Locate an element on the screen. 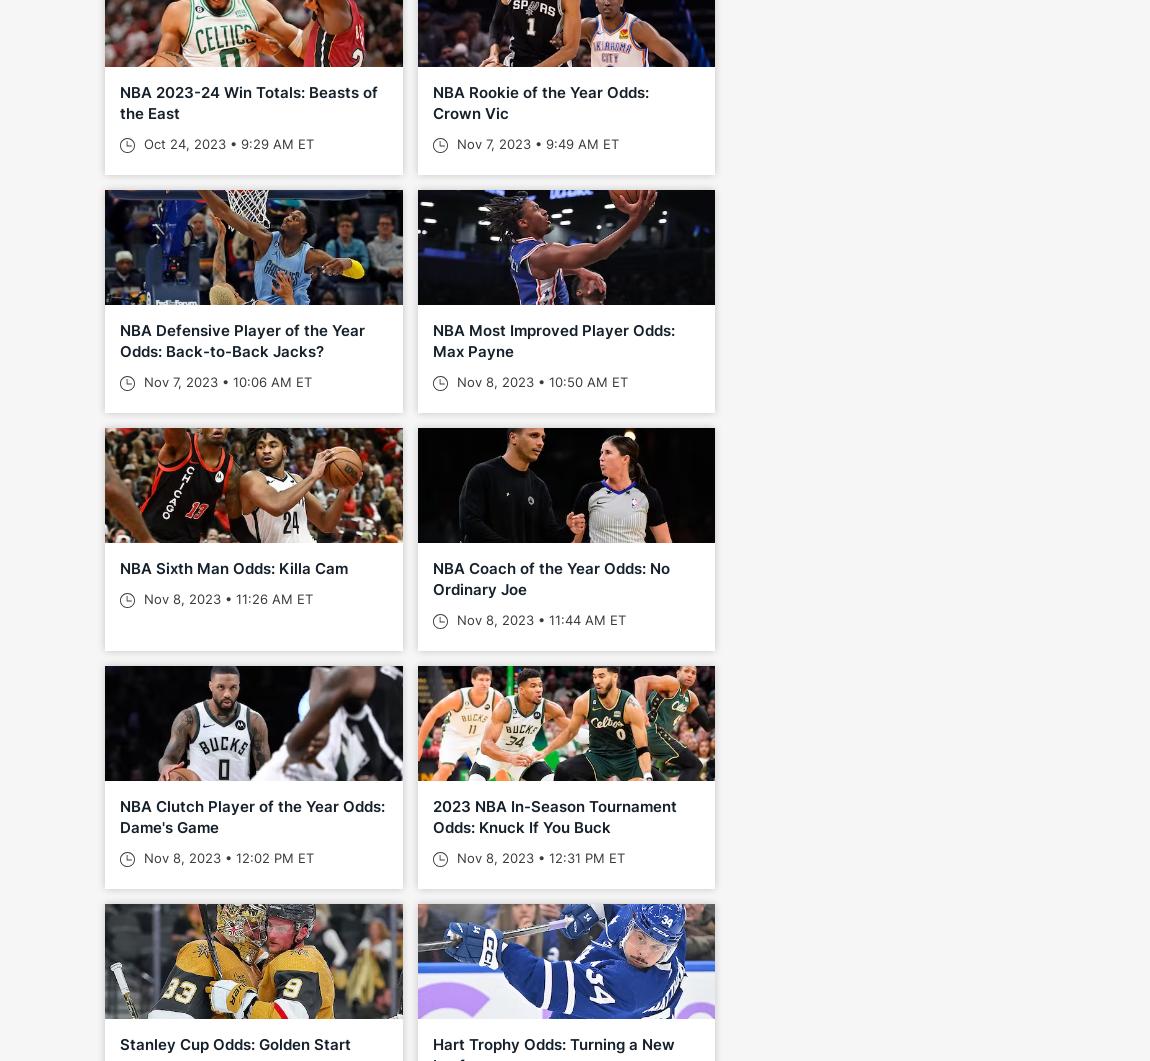 Image resolution: width=1150 pixels, height=1061 pixels. '2023 NBA In-Season Tournament Odds: Knuck If You Buck' is located at coordinates (553, 816).